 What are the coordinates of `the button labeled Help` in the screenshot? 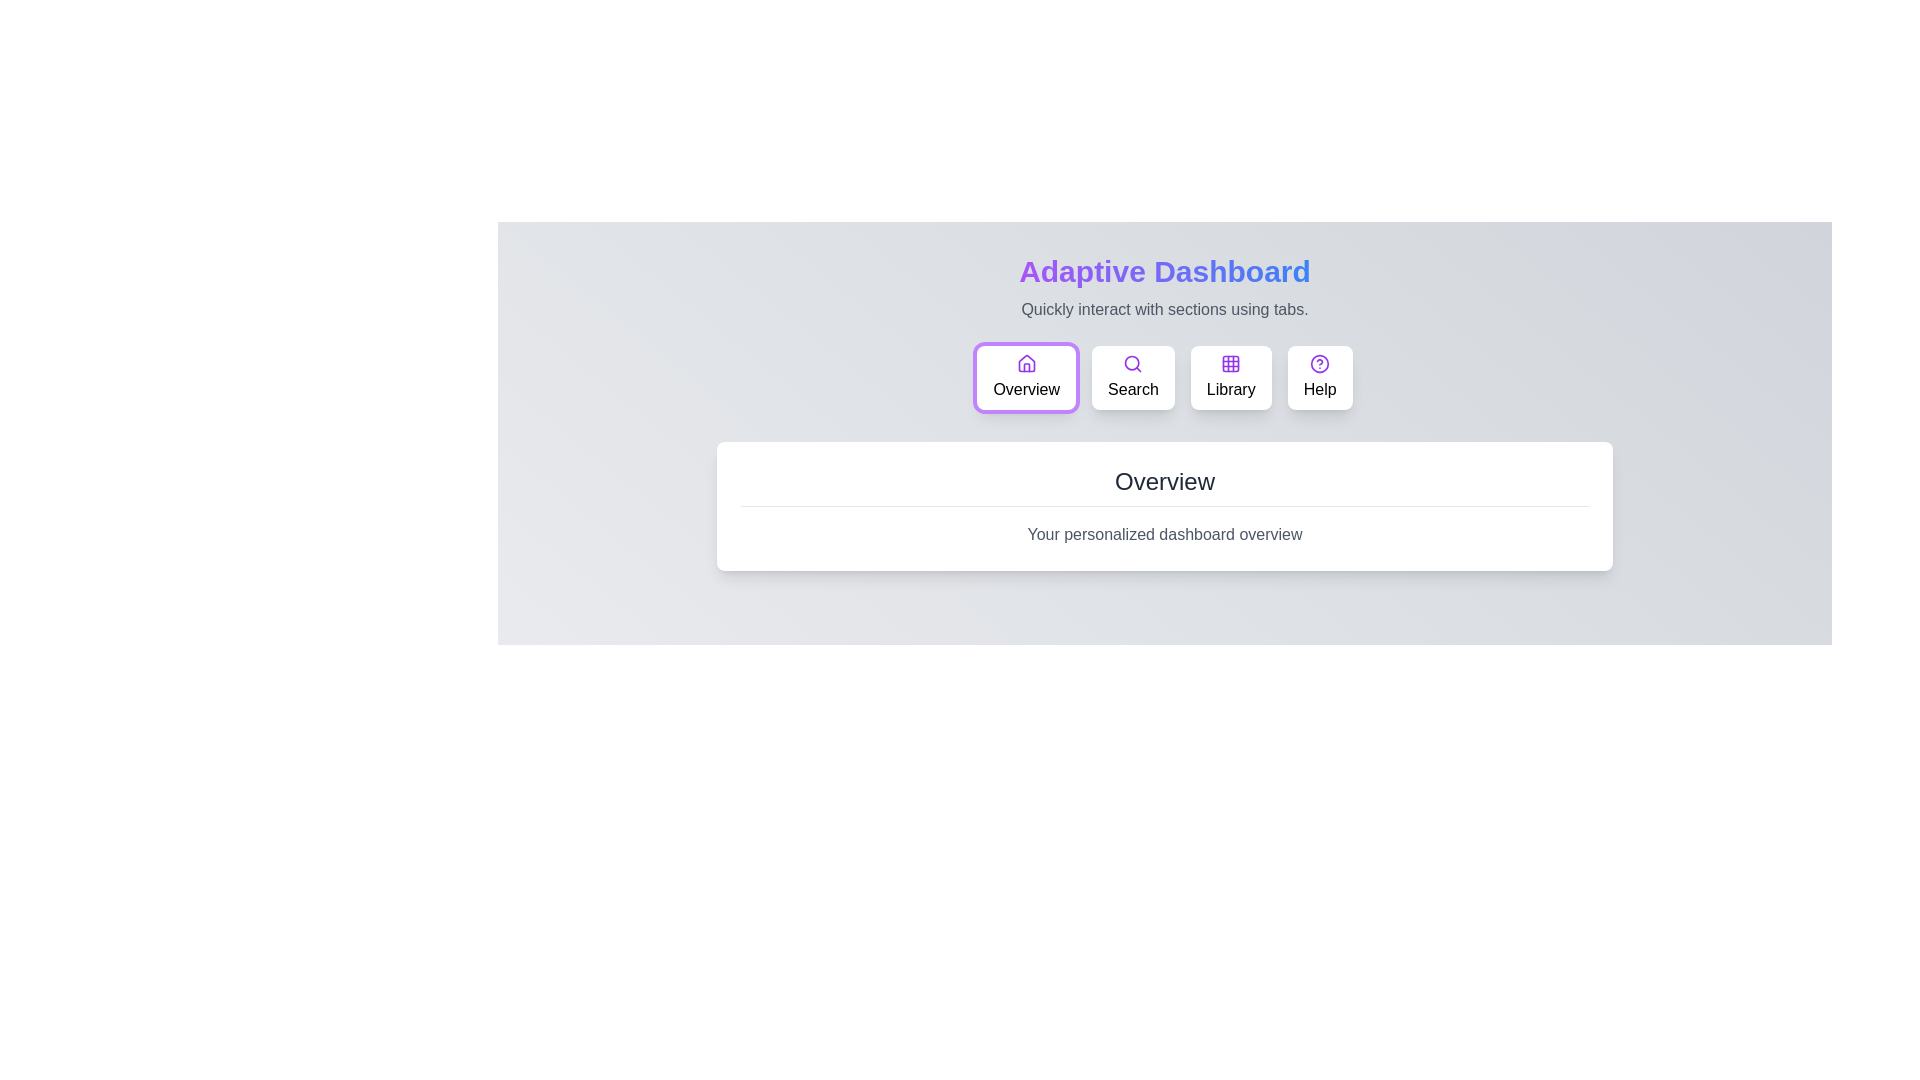 It's located at (1320, 378).